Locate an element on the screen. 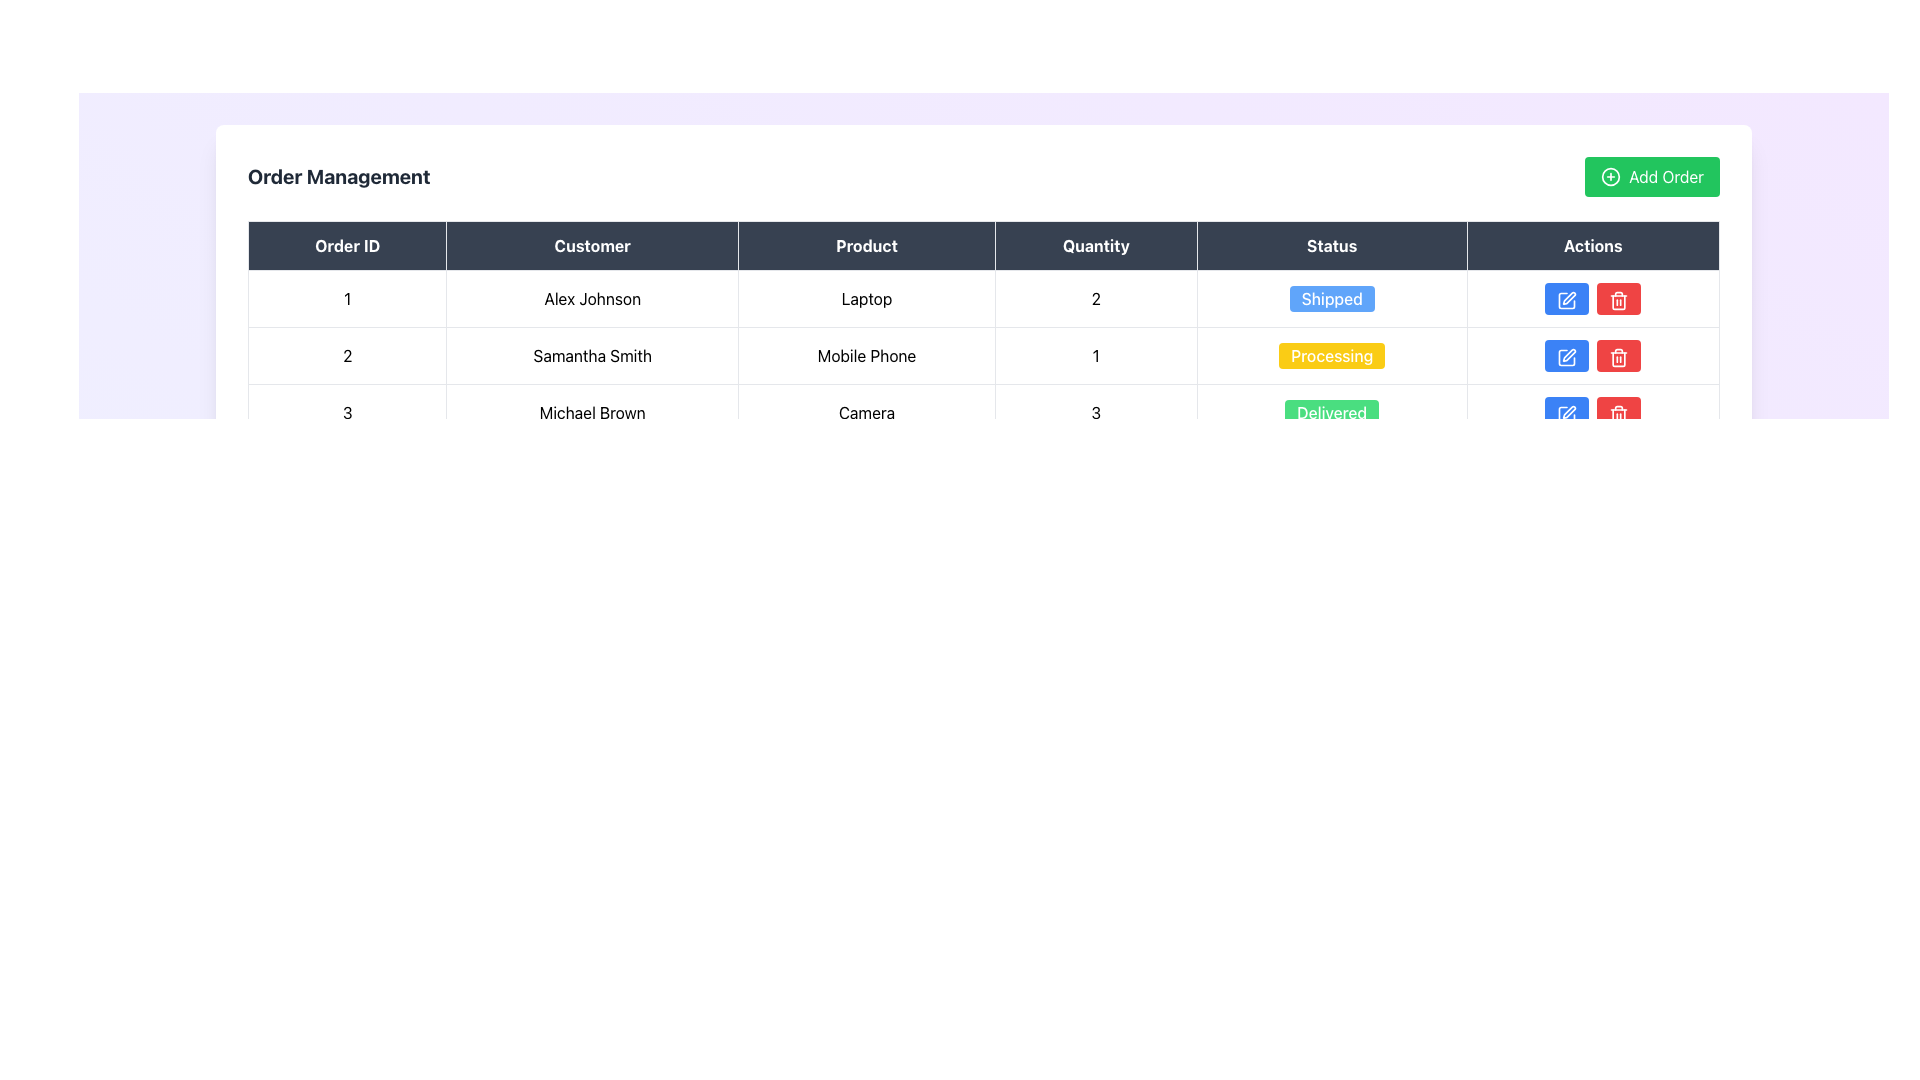 Image resolution: width=1920 pixels, height=1080 pixels. the non-interactive label indicating the status 'Processing' for the entry 'Samantha Smith' in the 'Status' column of the second row is located at coordinates (1332, 354).